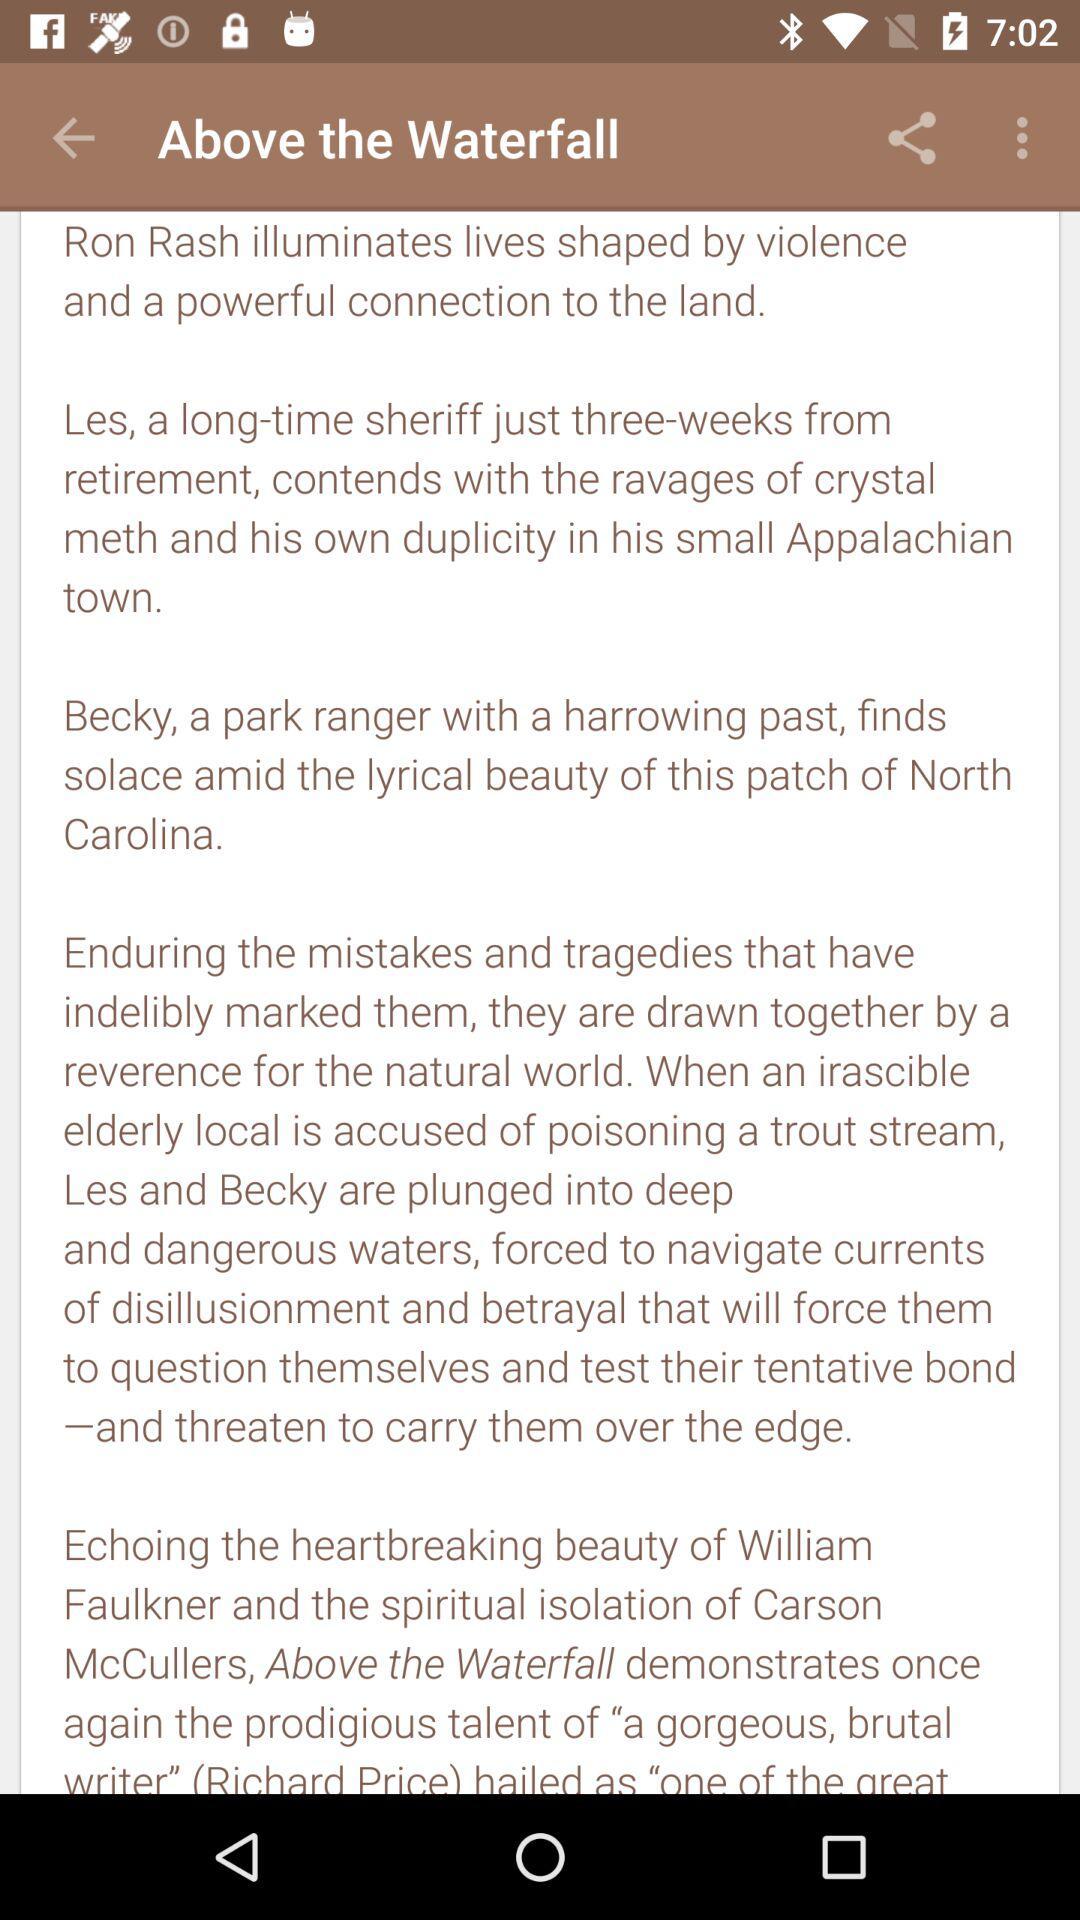  Describe the element at coordinates (911, 137) in the screenshot. I see `app next to above the waterfall` at that location.